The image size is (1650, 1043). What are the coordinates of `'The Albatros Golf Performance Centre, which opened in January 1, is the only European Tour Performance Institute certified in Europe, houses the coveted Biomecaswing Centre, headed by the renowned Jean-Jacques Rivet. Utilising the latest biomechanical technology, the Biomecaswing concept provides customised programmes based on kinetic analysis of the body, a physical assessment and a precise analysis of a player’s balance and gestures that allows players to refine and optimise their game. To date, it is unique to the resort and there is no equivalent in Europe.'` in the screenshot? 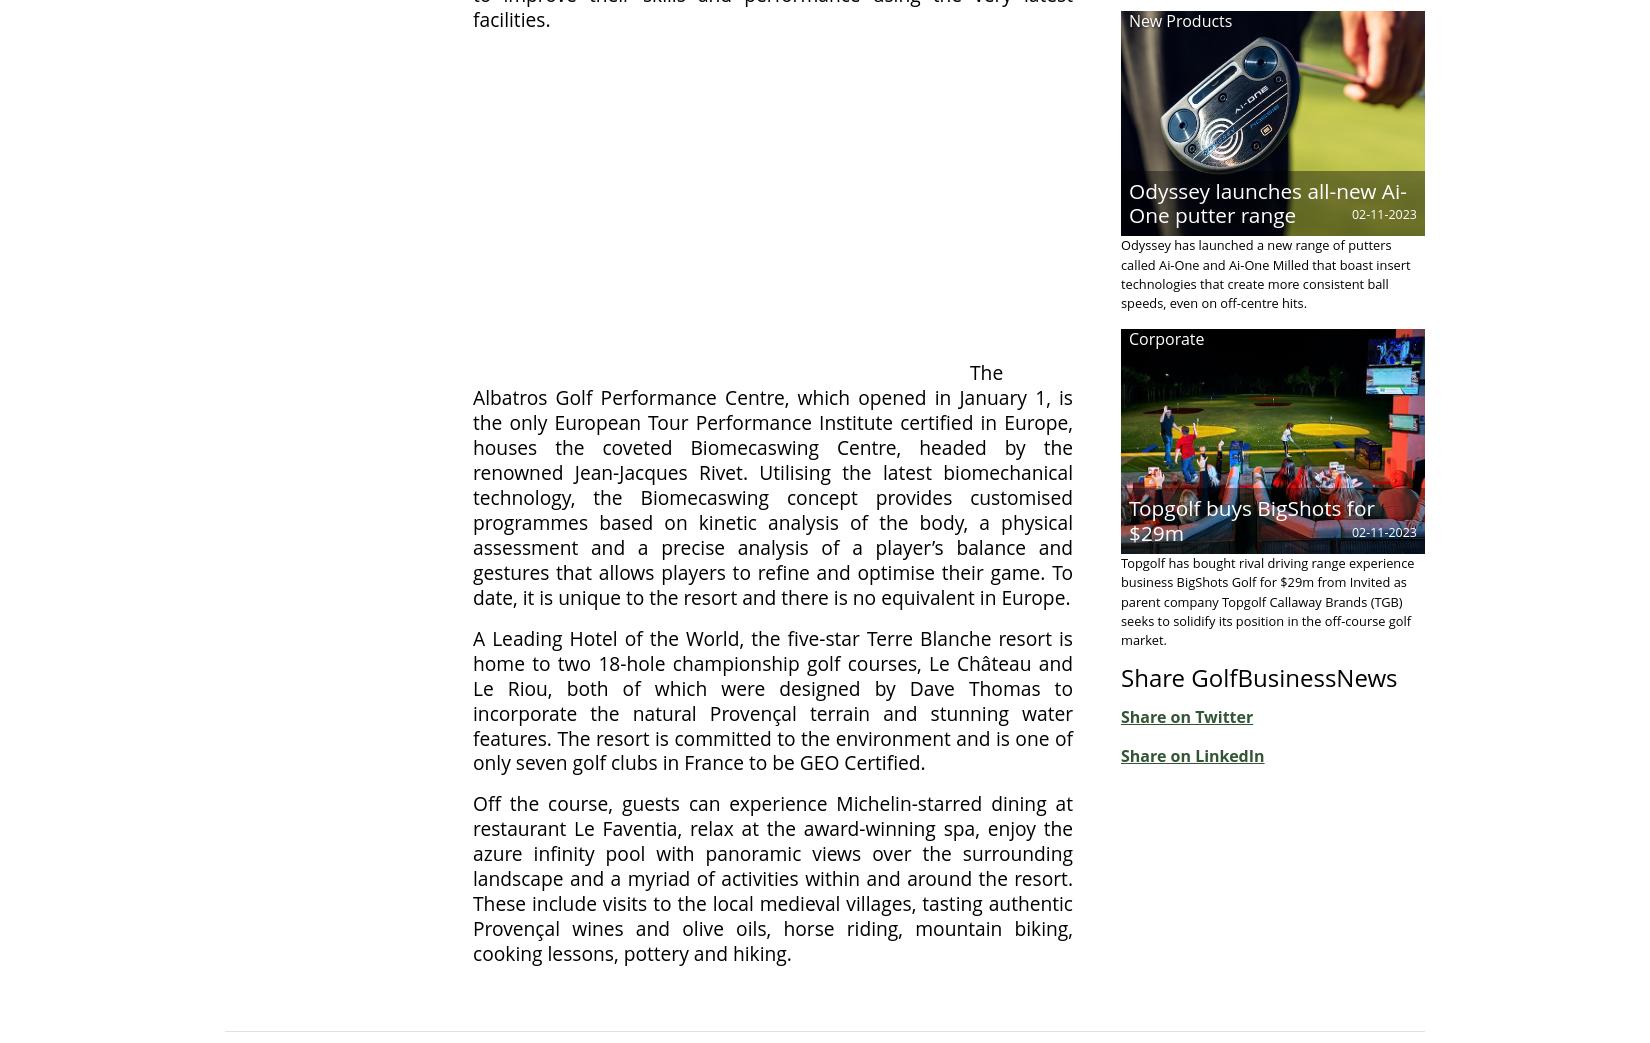 It's located at (772, 483).